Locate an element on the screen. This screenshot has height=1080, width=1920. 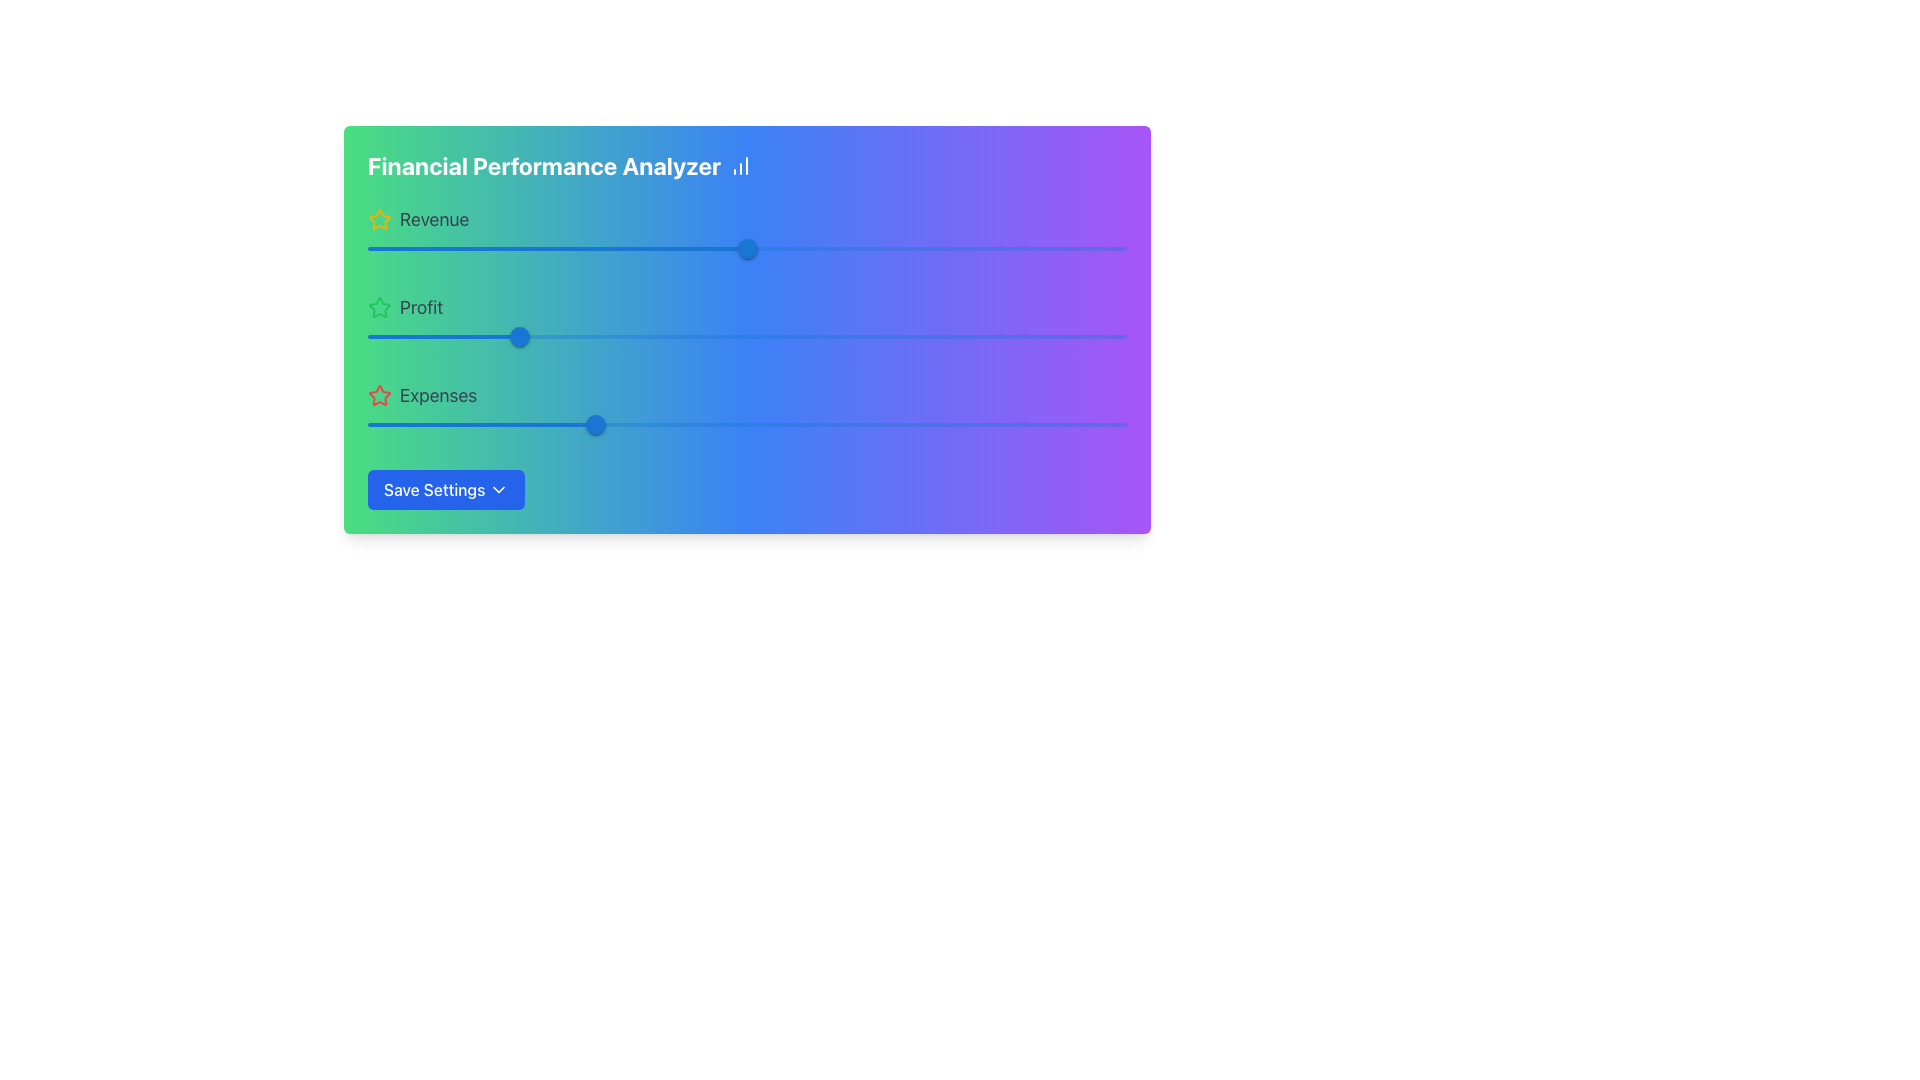
the Expenses slider is located at coordinates (625, 423).